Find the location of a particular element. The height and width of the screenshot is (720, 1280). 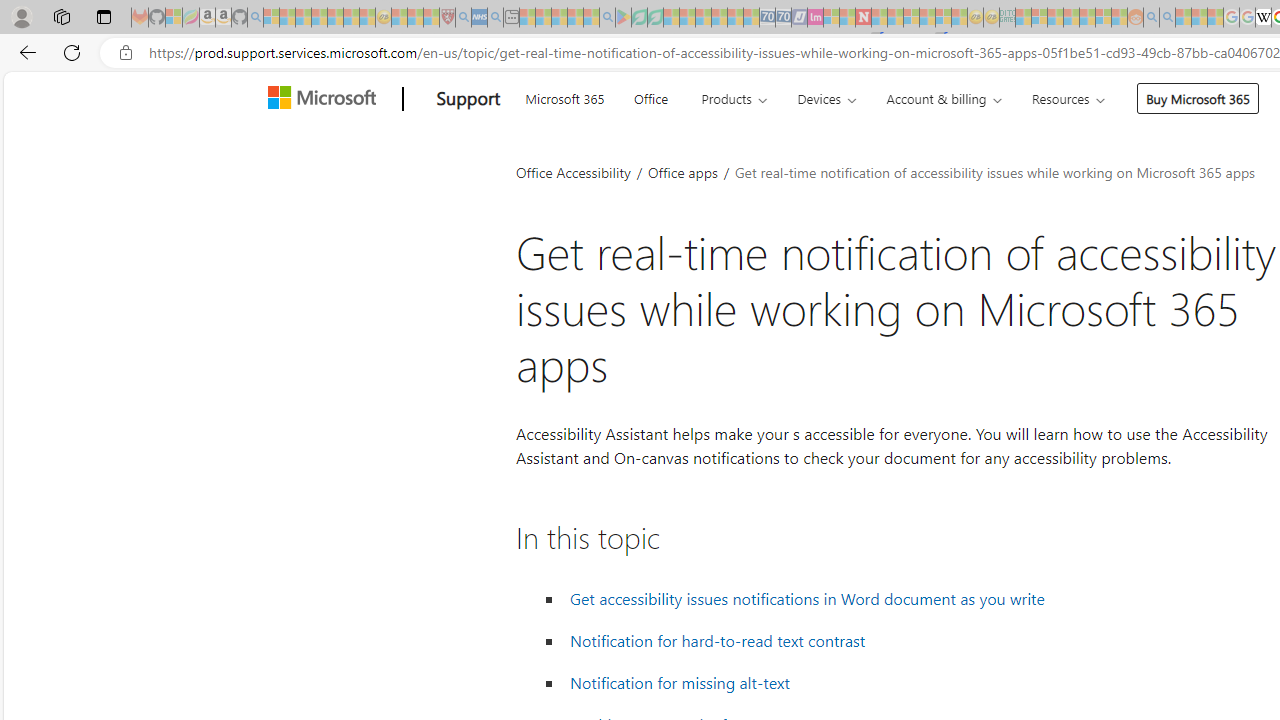

'Local - MSN - Sleeping' is located at coordinates (430, 17).